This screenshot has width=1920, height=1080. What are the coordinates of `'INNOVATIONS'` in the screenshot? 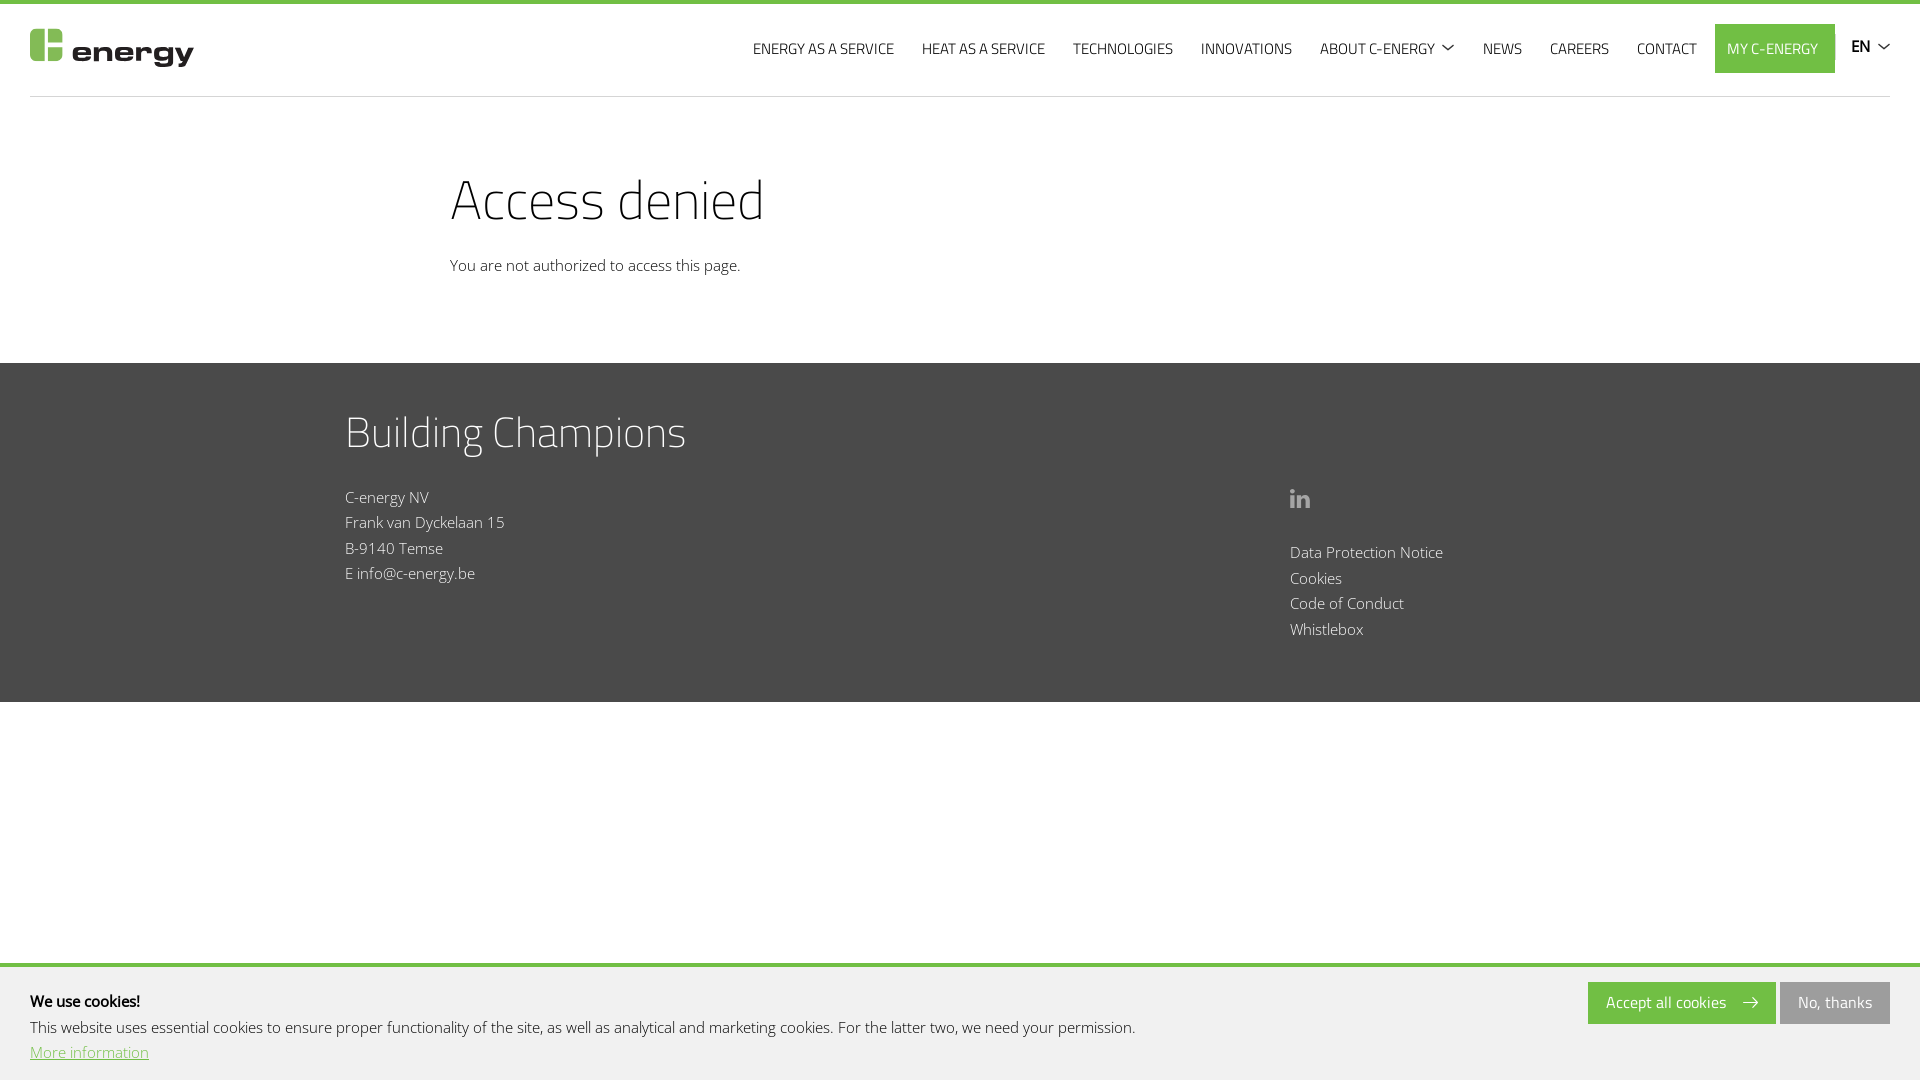 It's located at (1247, 47).